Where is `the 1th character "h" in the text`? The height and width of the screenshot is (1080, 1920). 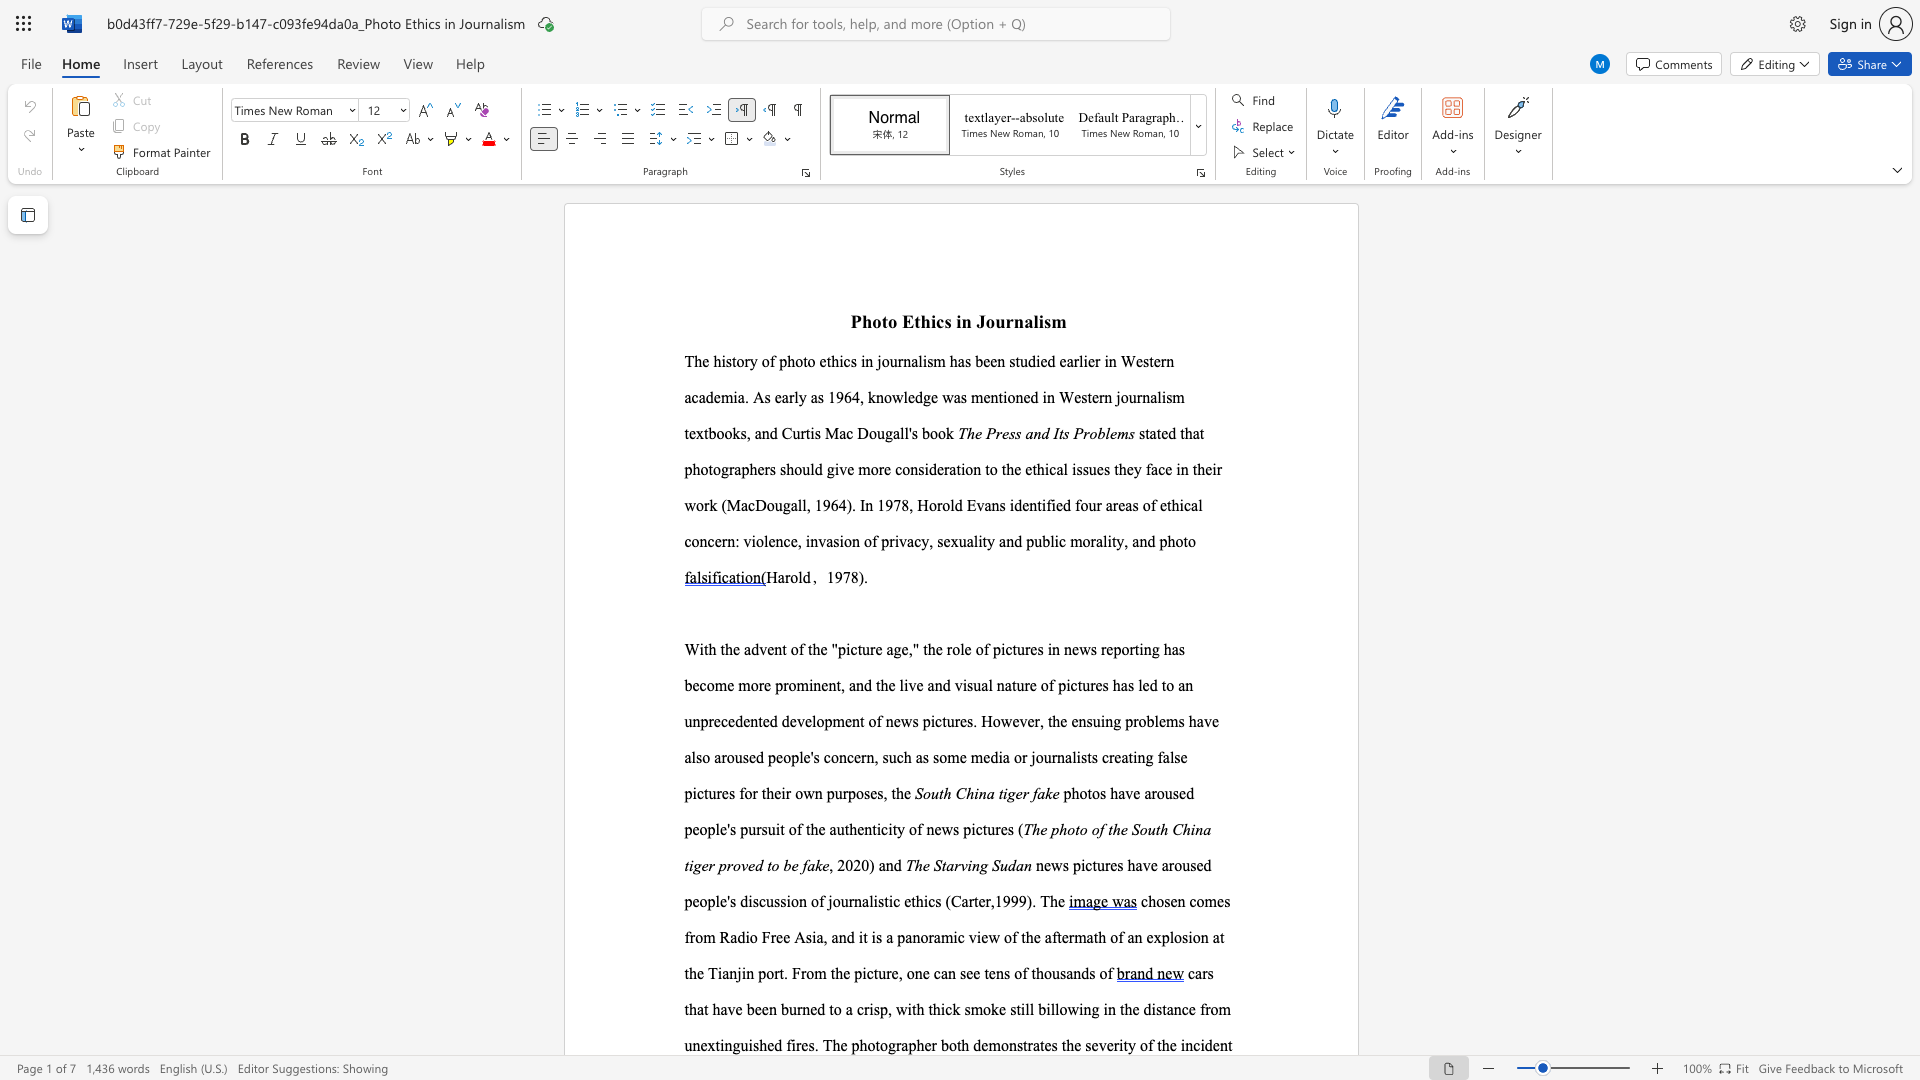
the 1th character "h" in the text is located at coordinates (867, 320).